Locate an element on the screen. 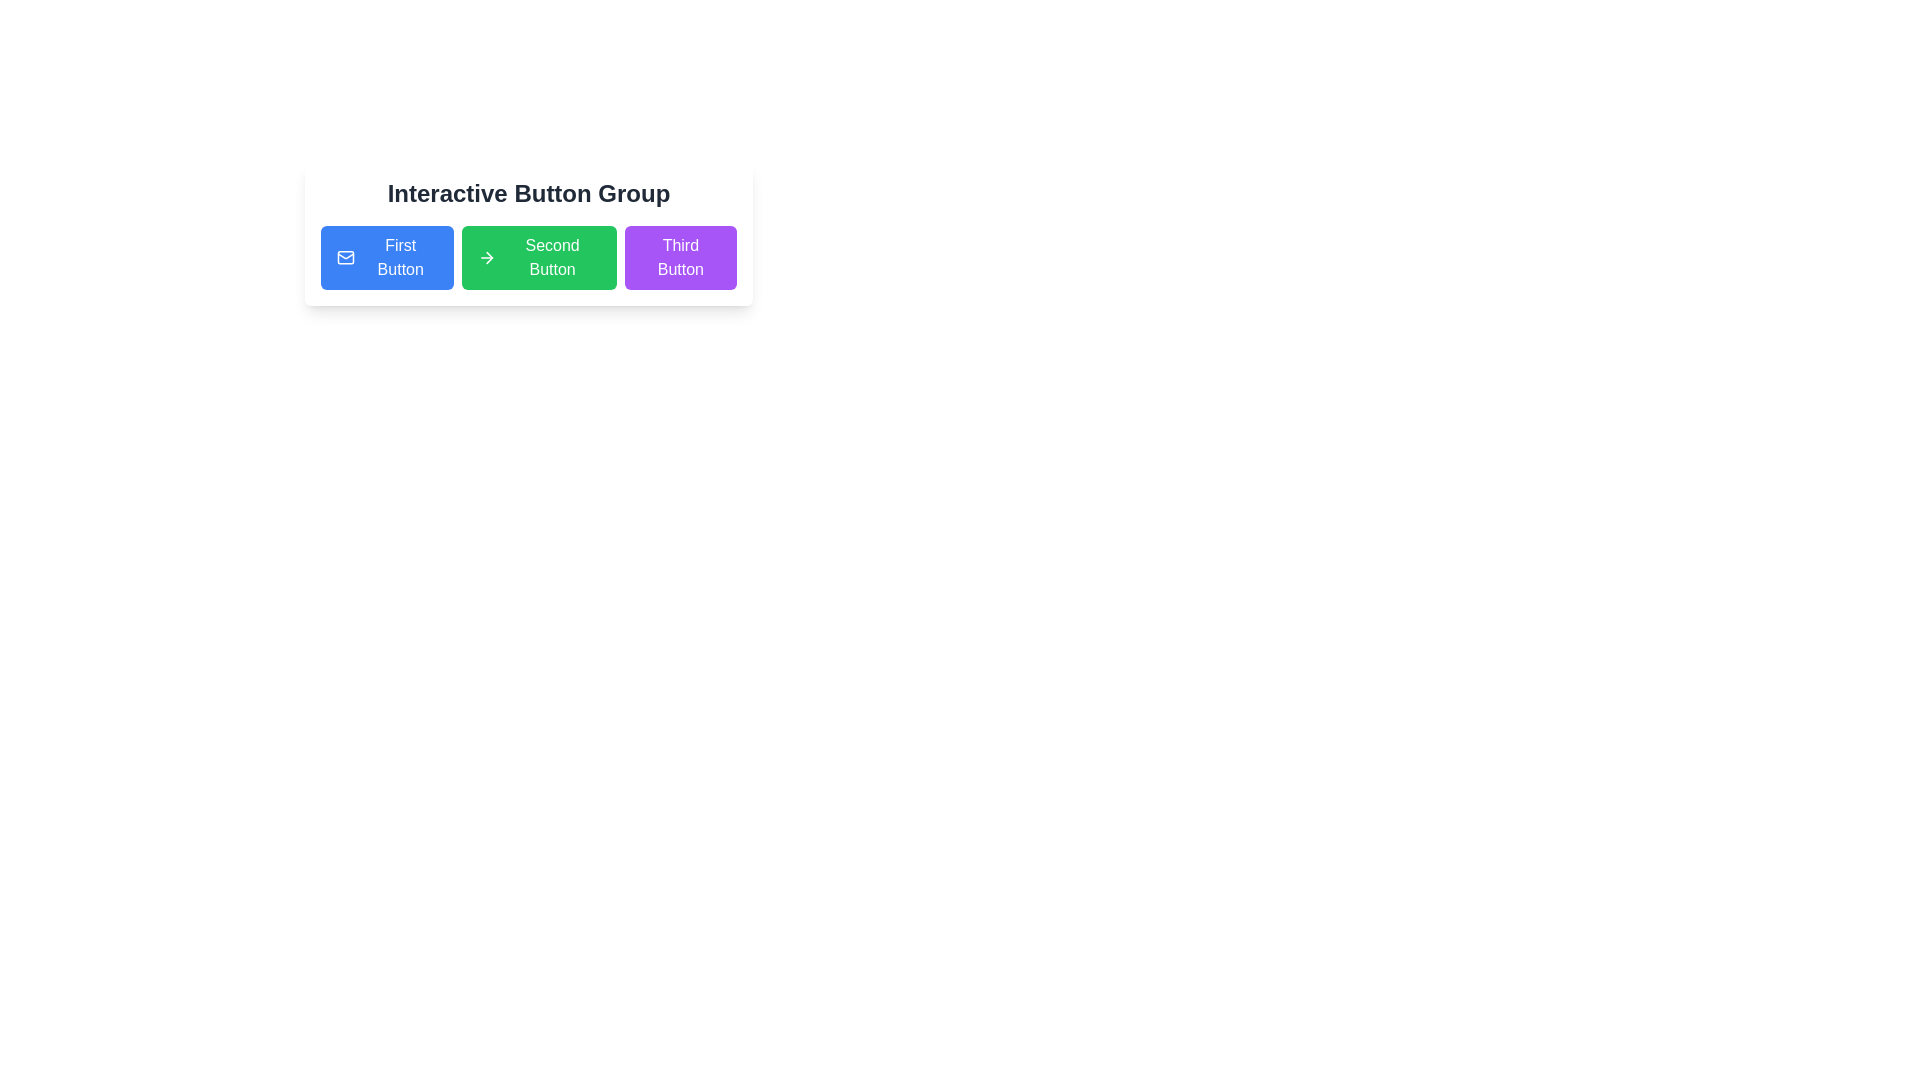  the blue 'First Button' which has white text and an envelope icon to trigger visual effects like scaling is located at coordinates (387, 257).